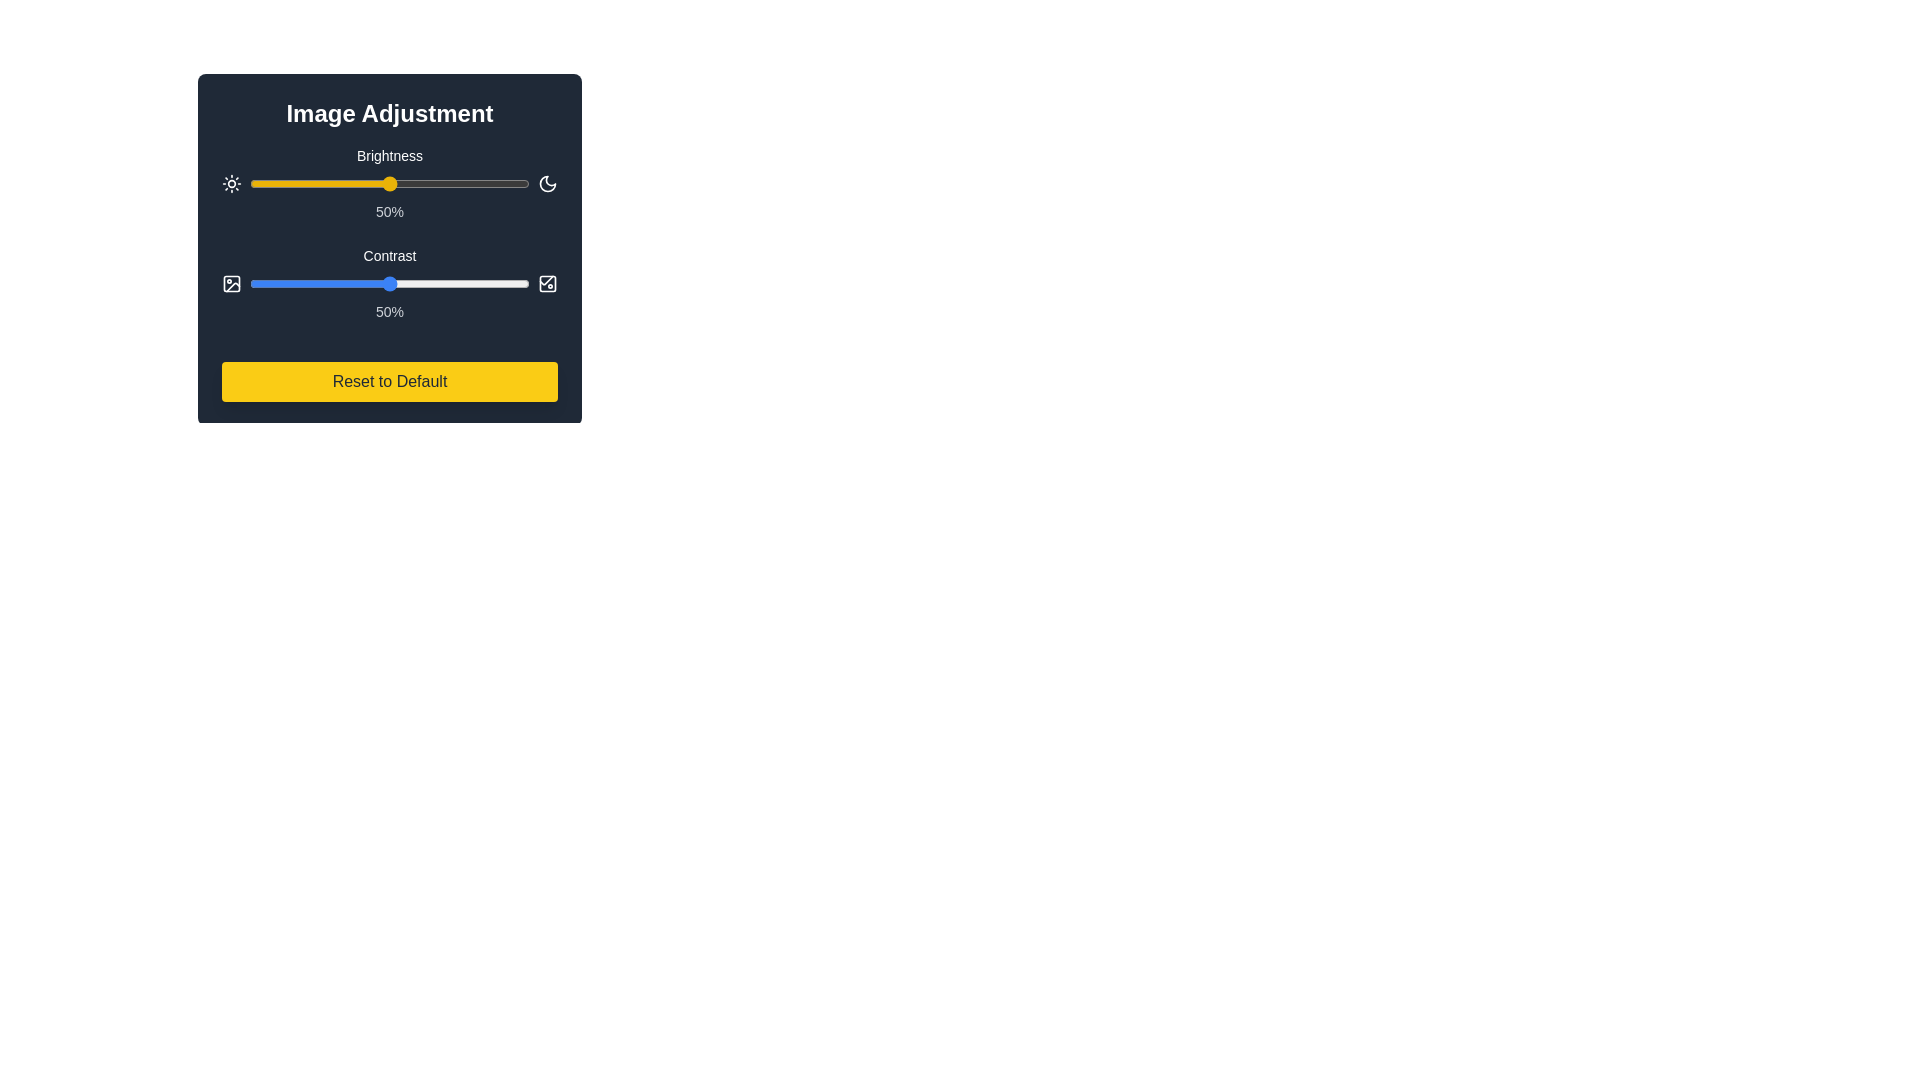  Describe the element at coordinates (345, 284) in the screenshot. I see `the contrast level` at that location.